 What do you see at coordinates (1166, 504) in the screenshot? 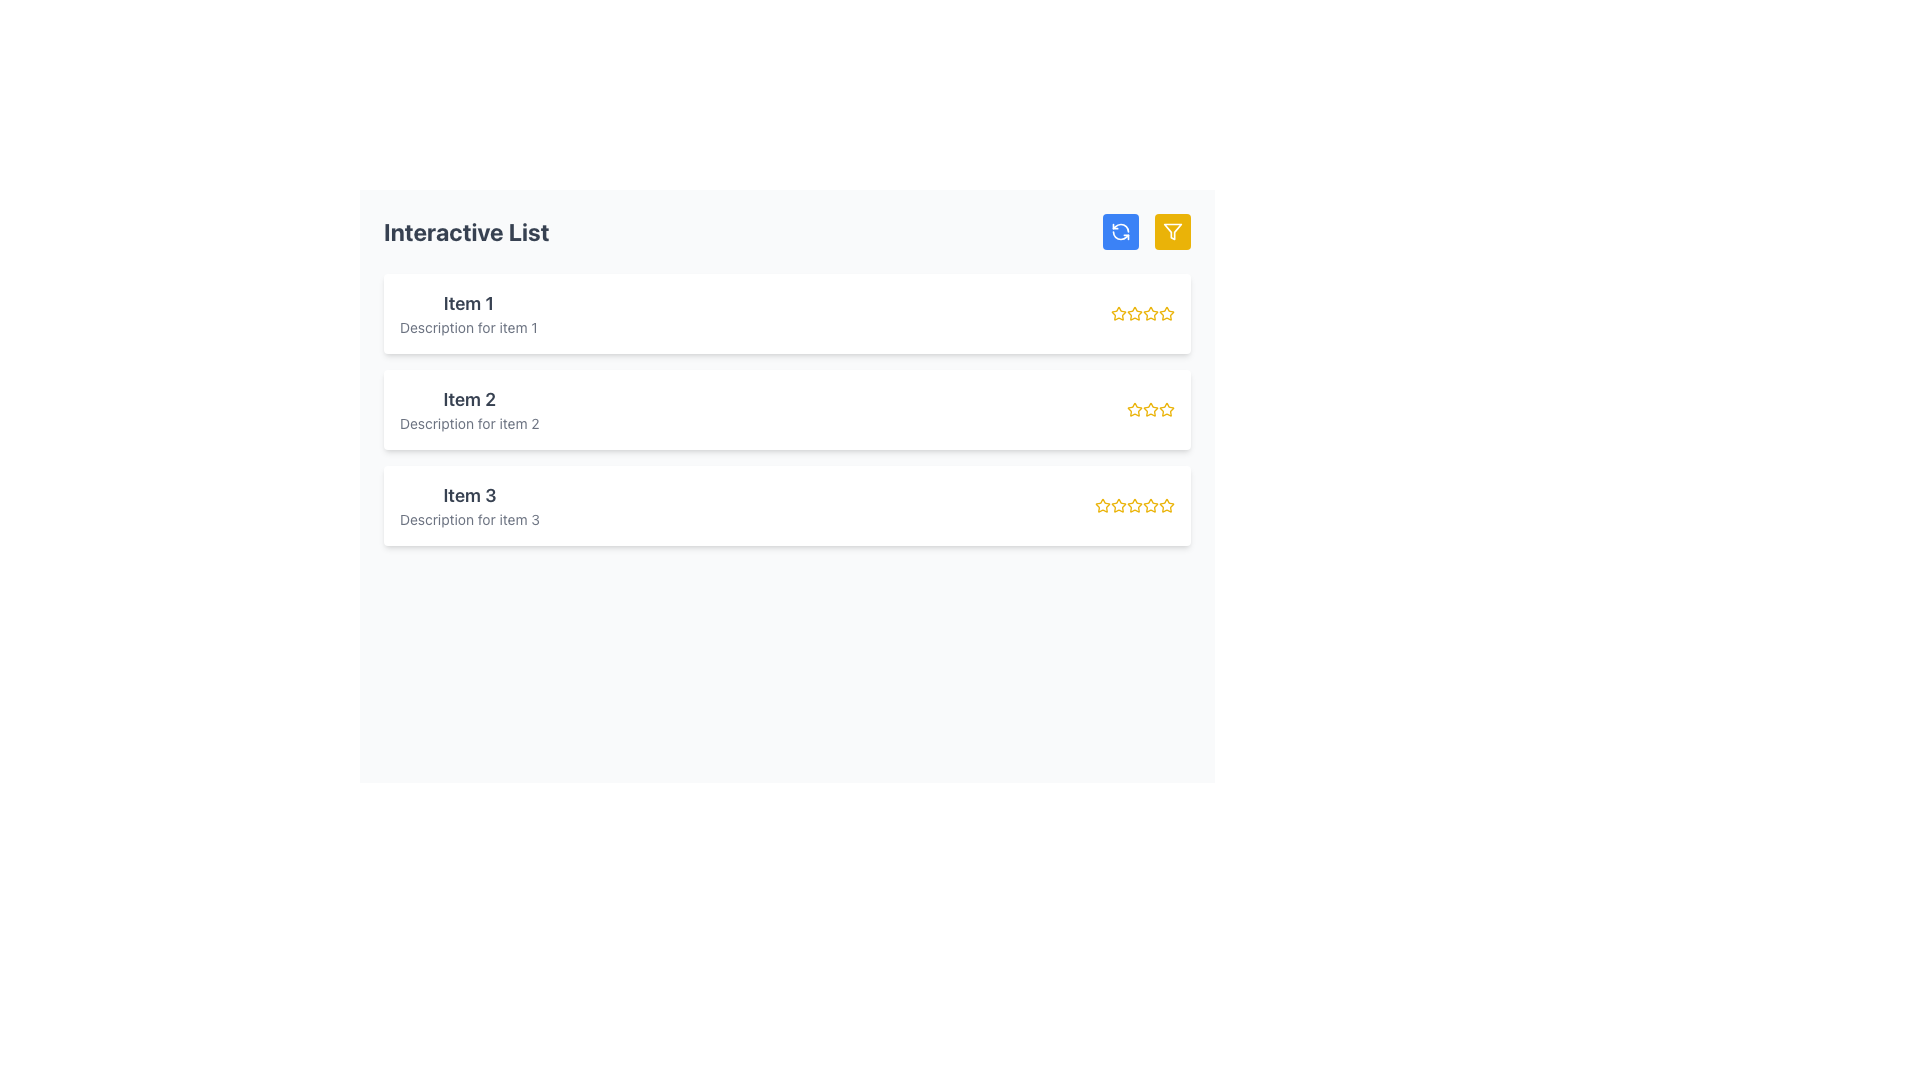
I see `the first star icon used for rating 'Item 3'` at bounding box center [1166, 504].